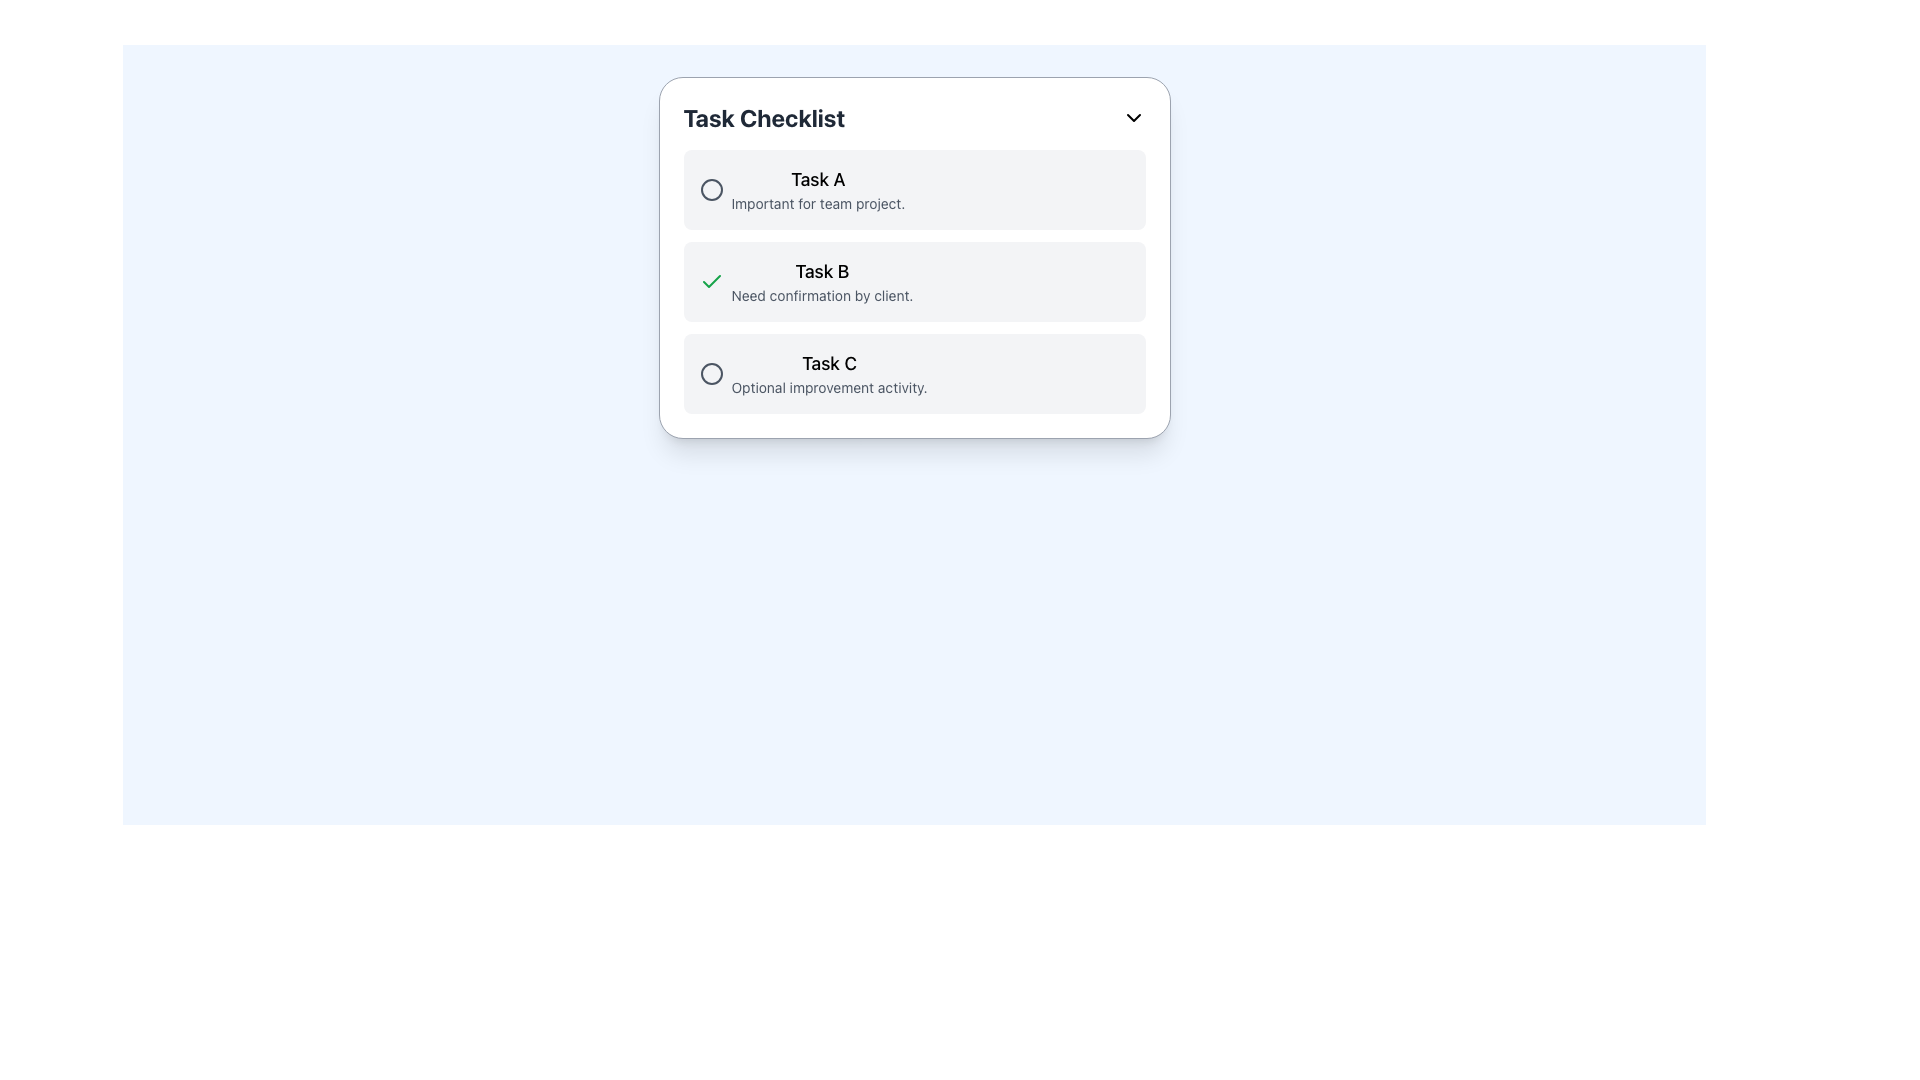 Image resolution: width=1920 pixels, height=1080 pixels. What do you see at coordinates (711, 189) in the screenshot?
I see `the circular gray icon with a transparent center located near the 'Task A Important for team project' text in the checklist component` at bounding box center [711, 189].